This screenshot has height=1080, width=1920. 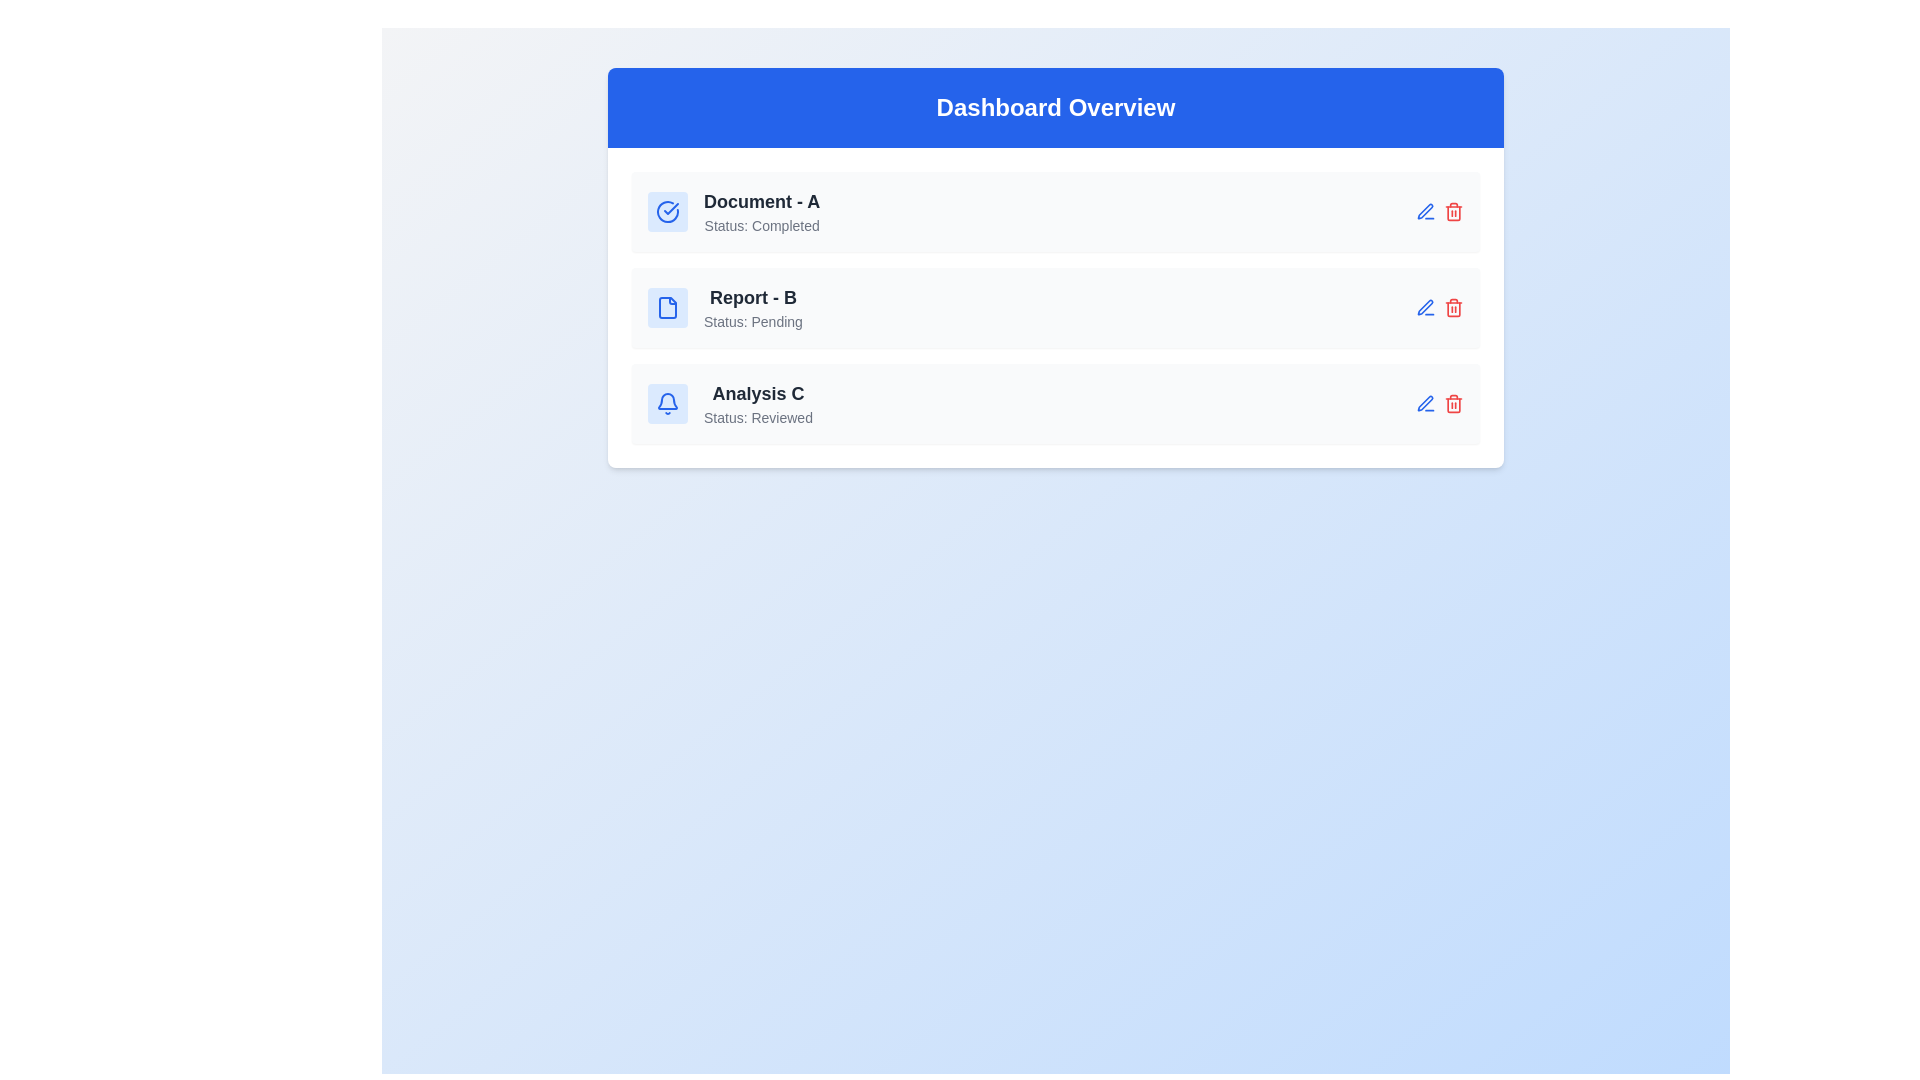 I want to click on the delete button, which is the third trash icon in the layout positioned to the right of a blue edit icon, to initiate a delete action, so click(x=1454, y=212).